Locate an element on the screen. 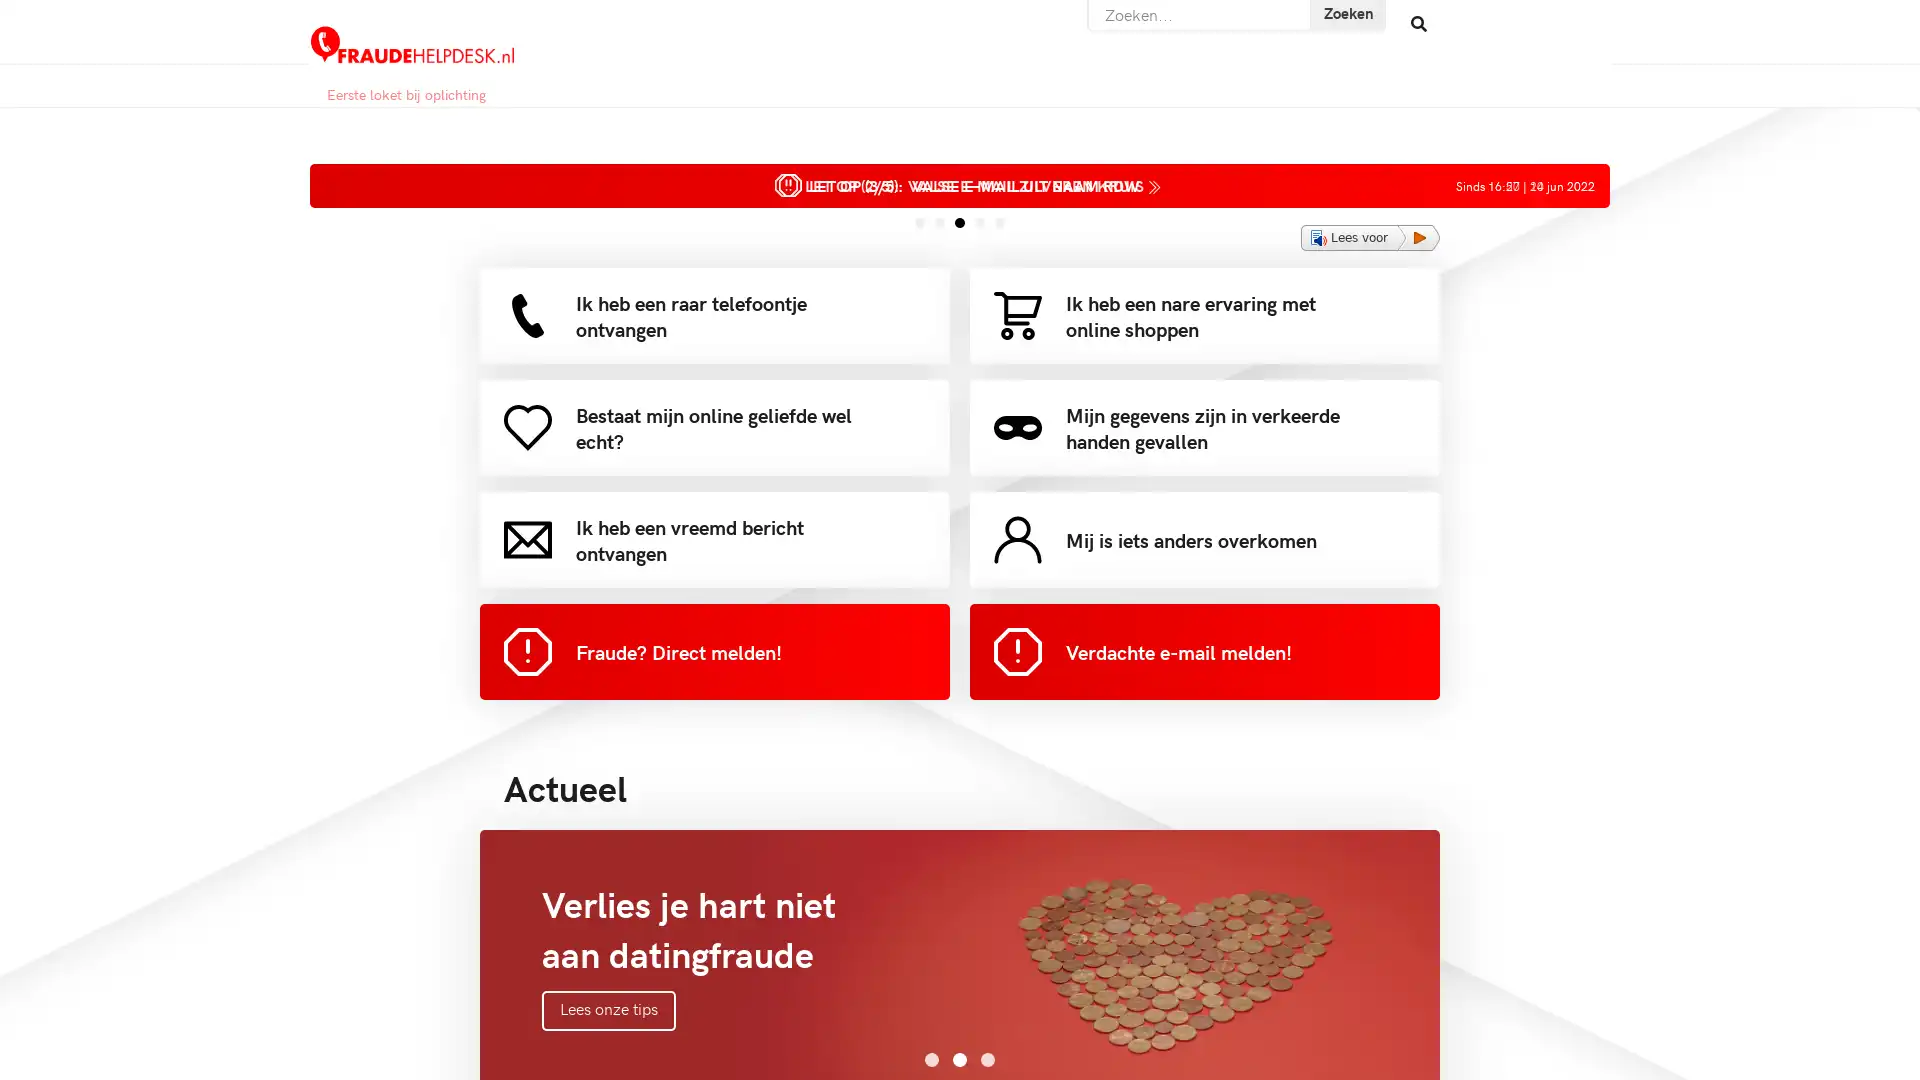 The width and height of the screenshot is (1920, 1080). Zoeken is located at coordinates (1339, 23).